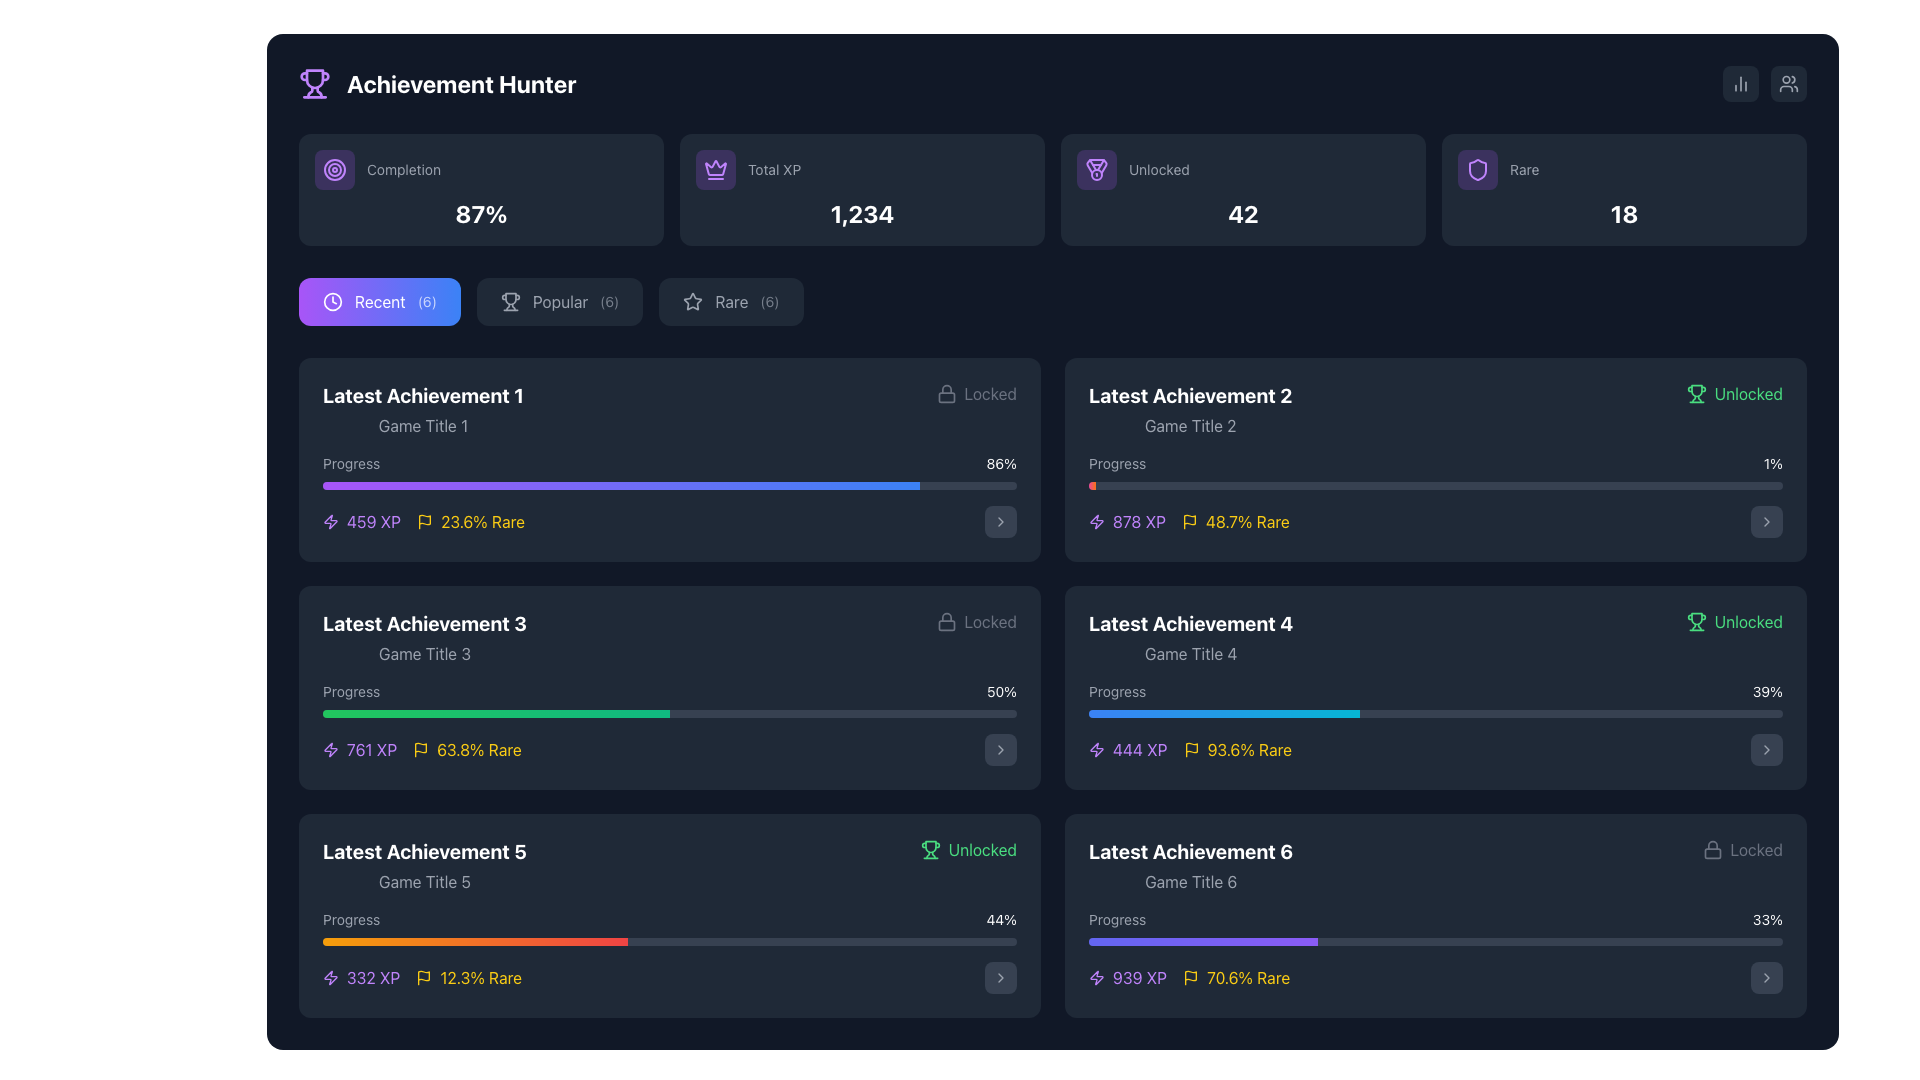  I want to click on the static text label displaying 'Game Title 1', which is located below 'Latest Achievement 1' and above a progress bar in the first achievement card, so click(422, 424).